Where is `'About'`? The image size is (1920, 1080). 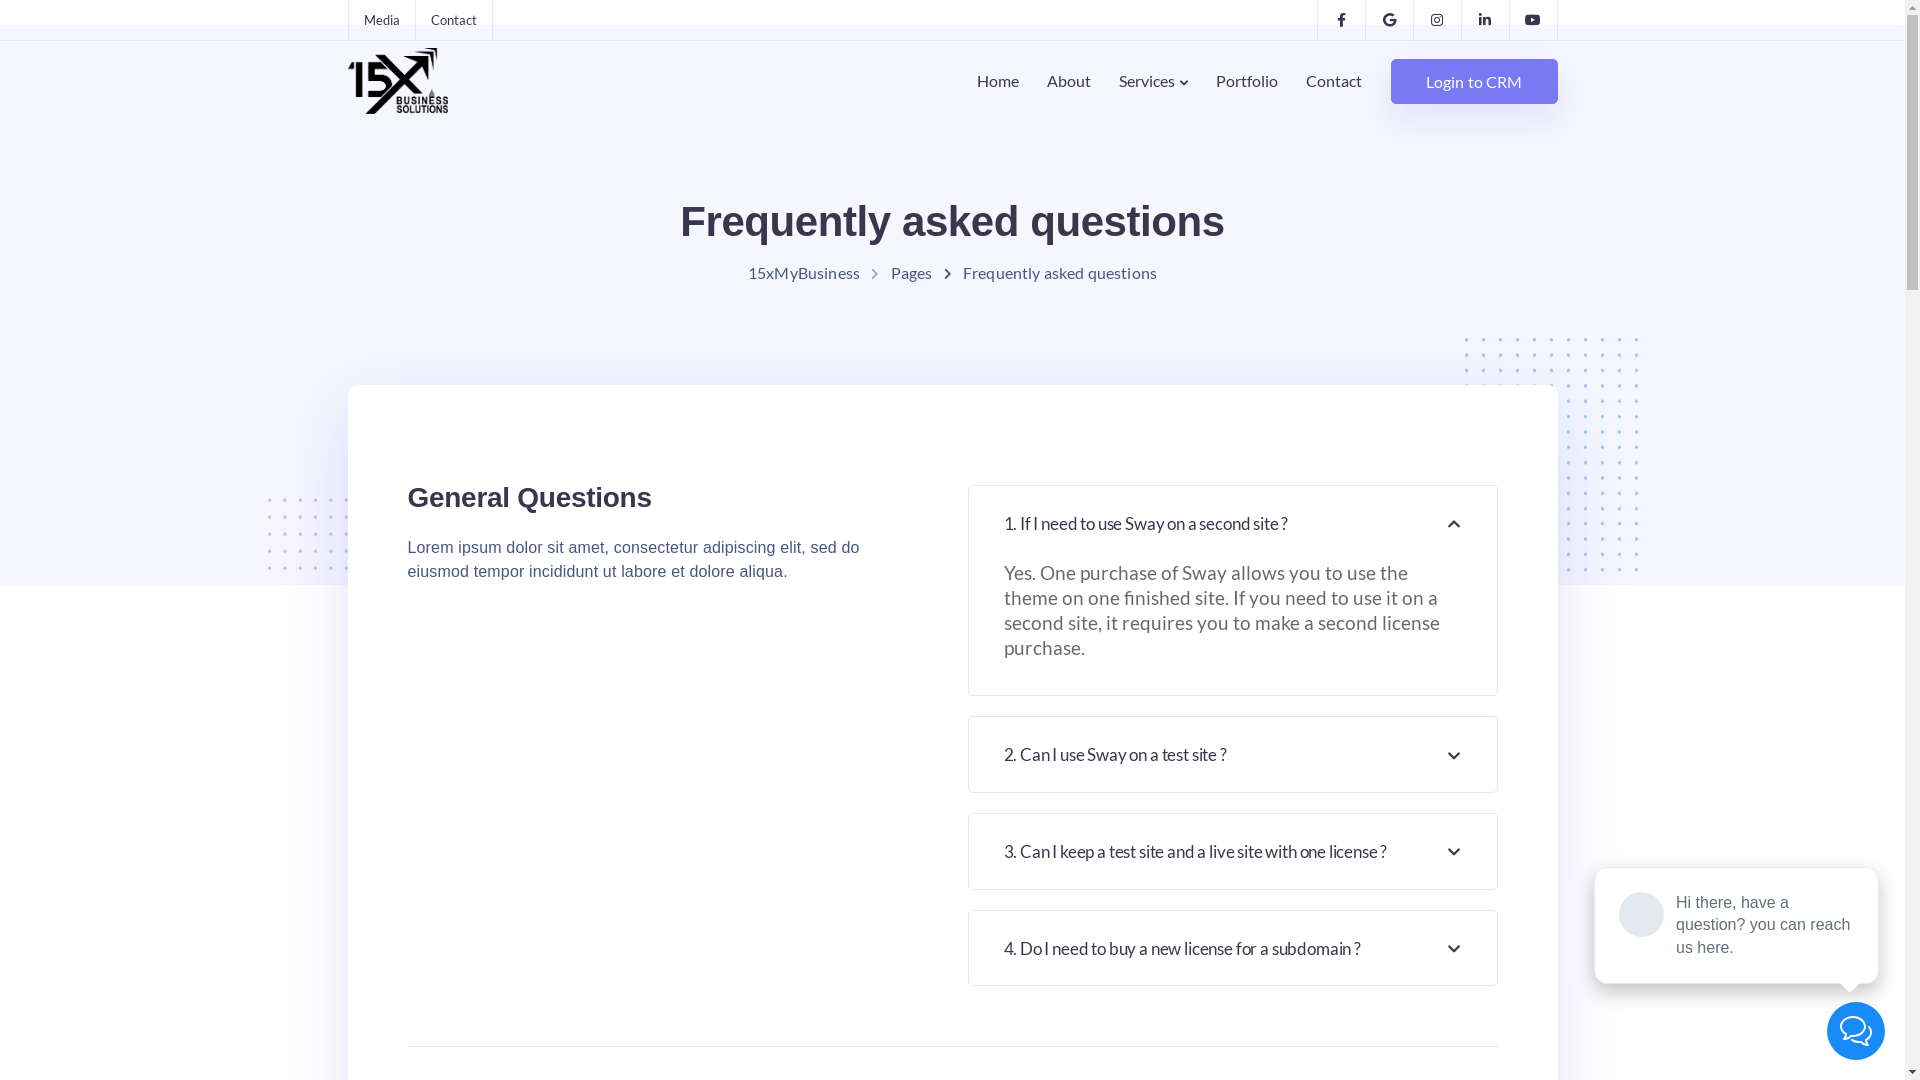 'About' is located at coordinates (868, 649).